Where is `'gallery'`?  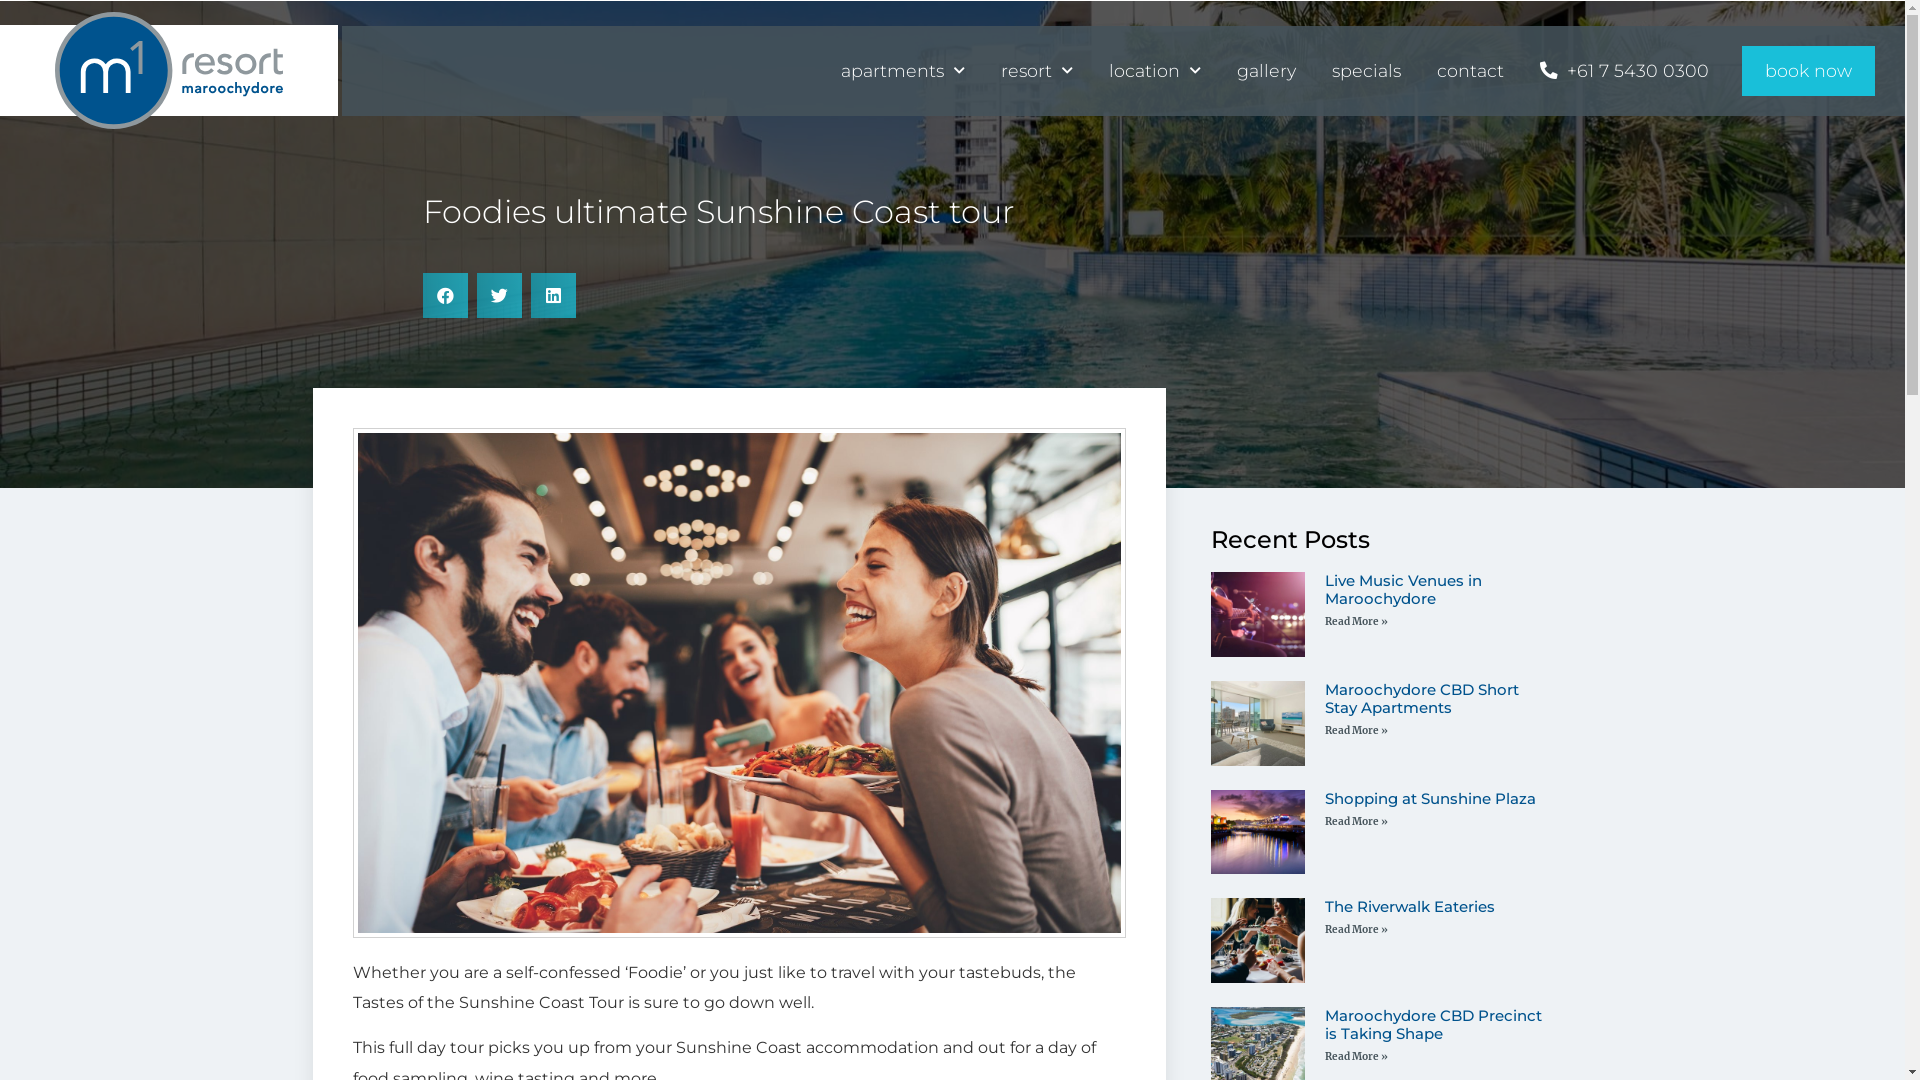
'gallery' is located at coordinates (1265, 69).